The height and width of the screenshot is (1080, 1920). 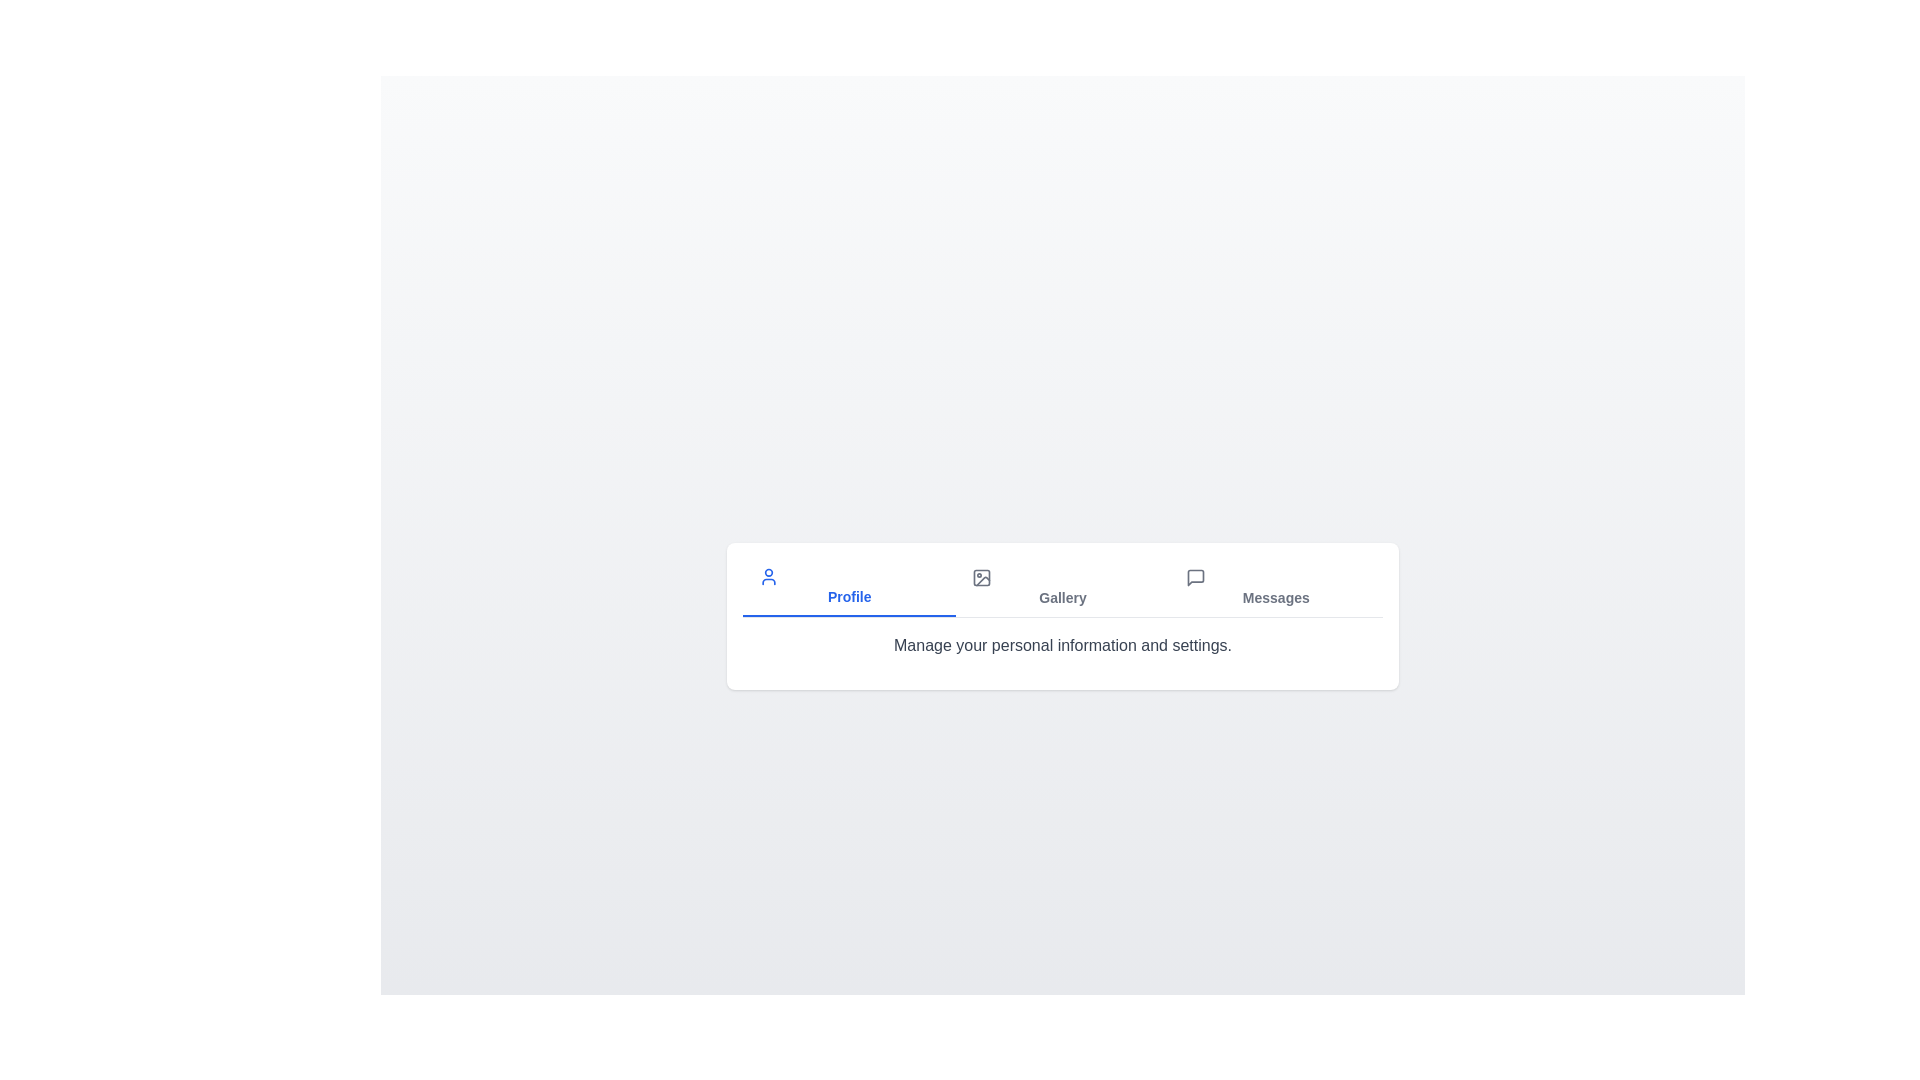 What do you see at coordinates (1061, 586) in the screenshot?
I see `the Gallery tab to view its content` at bounding box center [1061, 586].